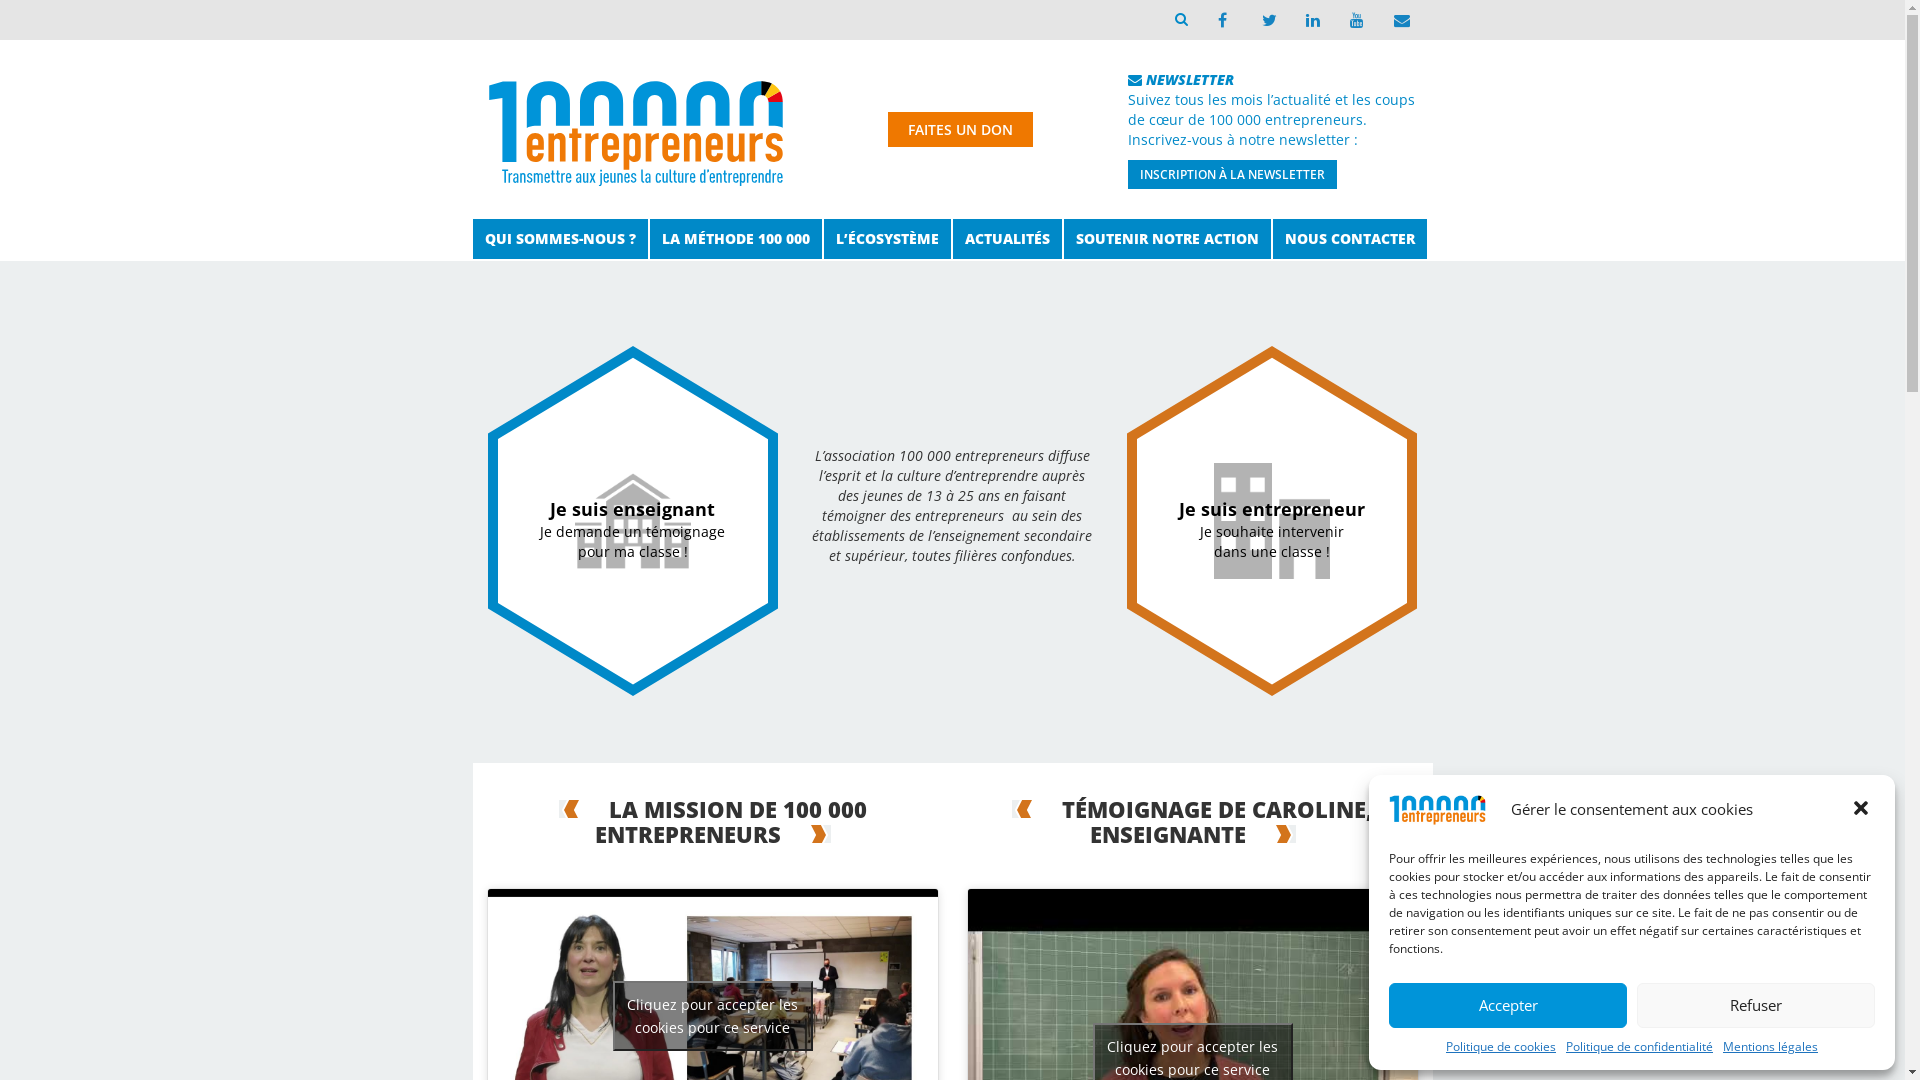  What do you see at coordinates (1310, 19) in the screenshot?
I see `'LinkedIn'` at bounding box center [1310, 19].